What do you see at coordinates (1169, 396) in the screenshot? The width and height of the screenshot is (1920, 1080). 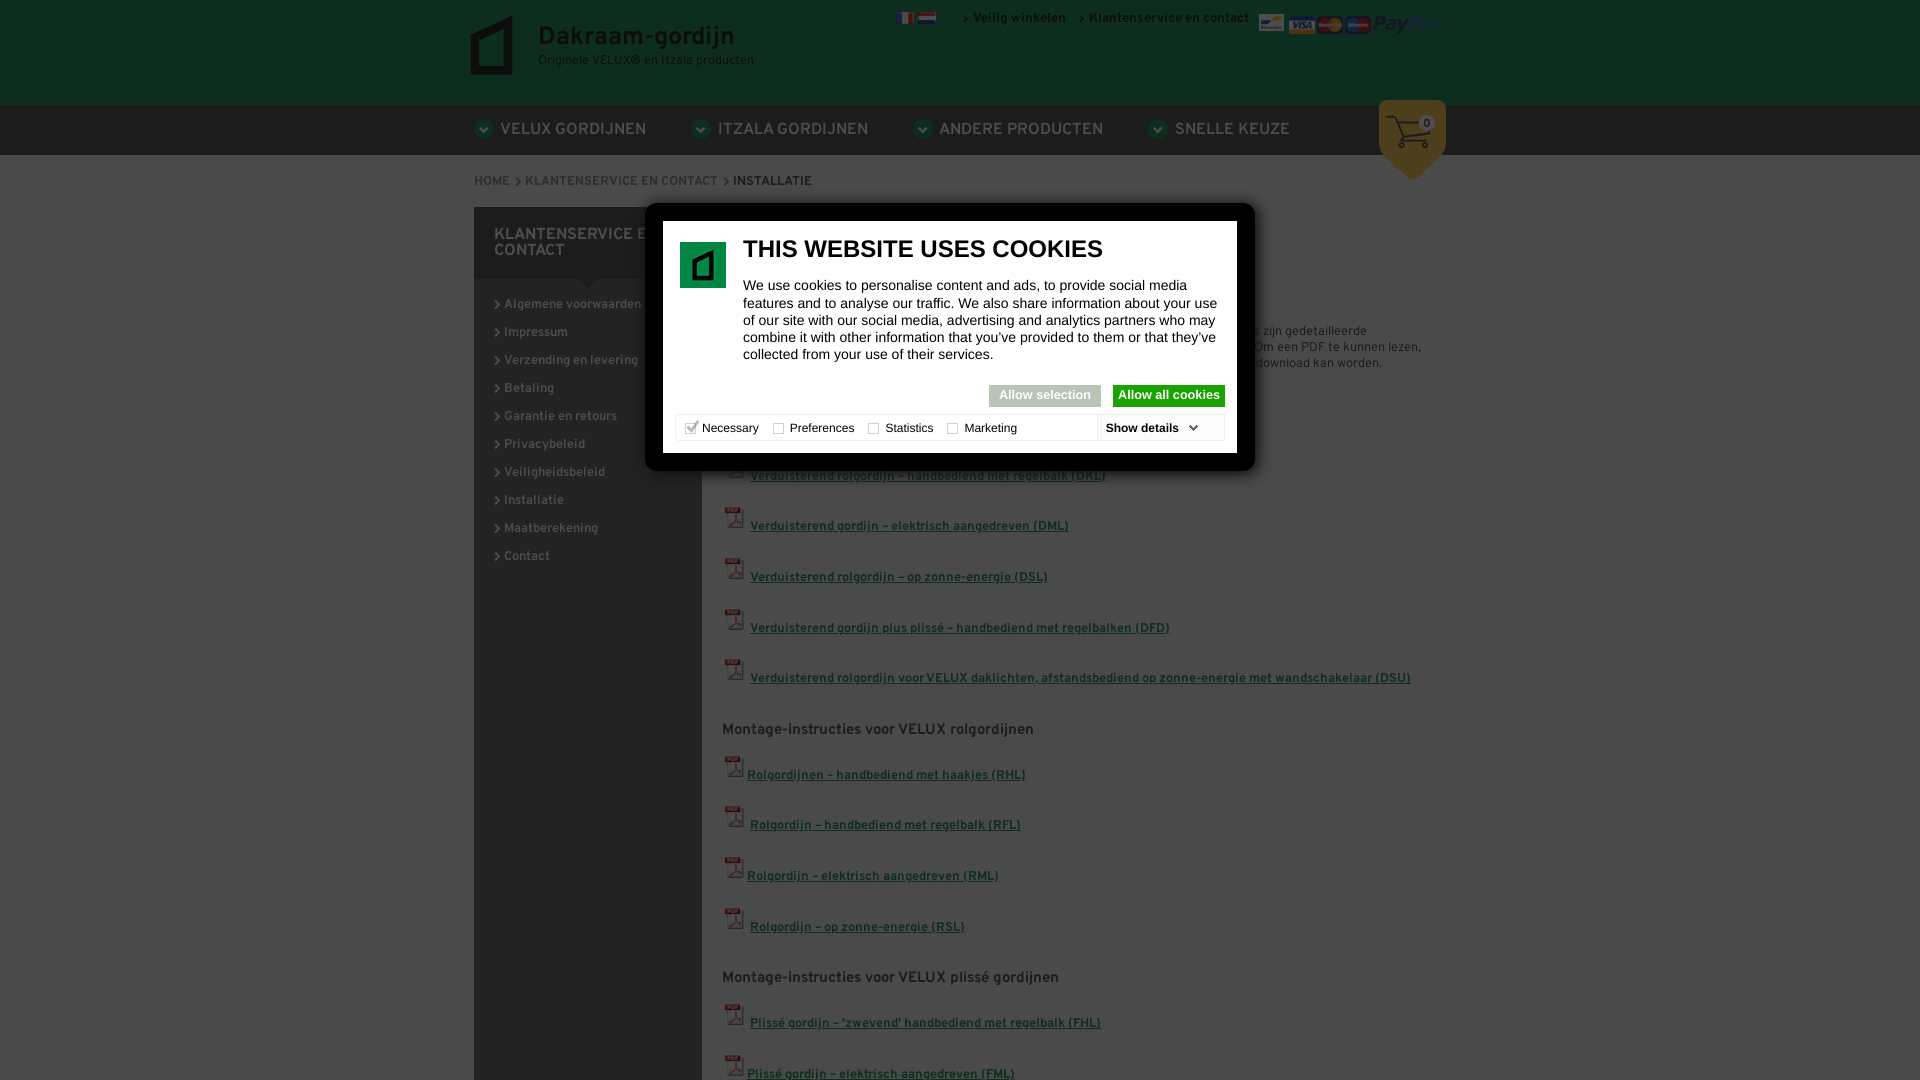 I see `'Allow all cookies'` at bounding box center [1169, 396].